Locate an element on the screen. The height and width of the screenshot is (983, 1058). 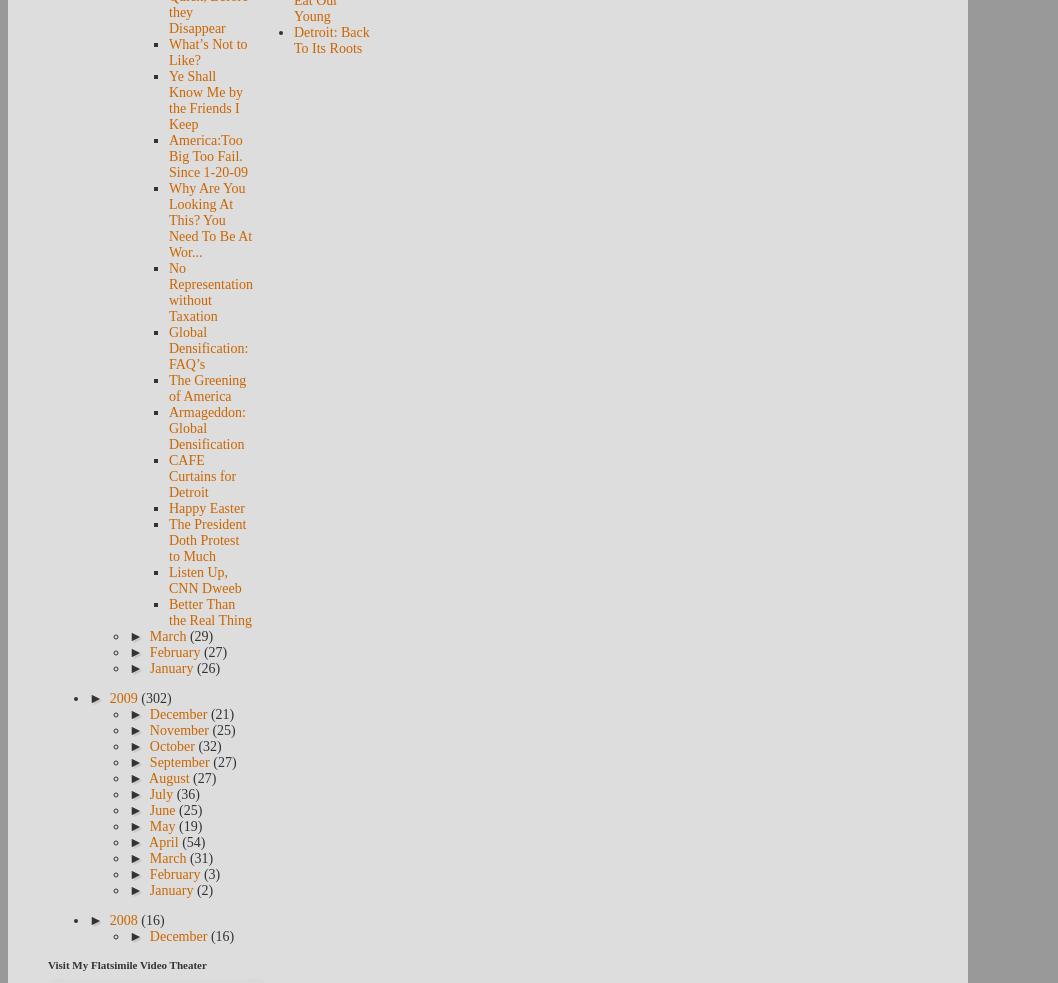
'(302)' is located at coordinates (154, 697).